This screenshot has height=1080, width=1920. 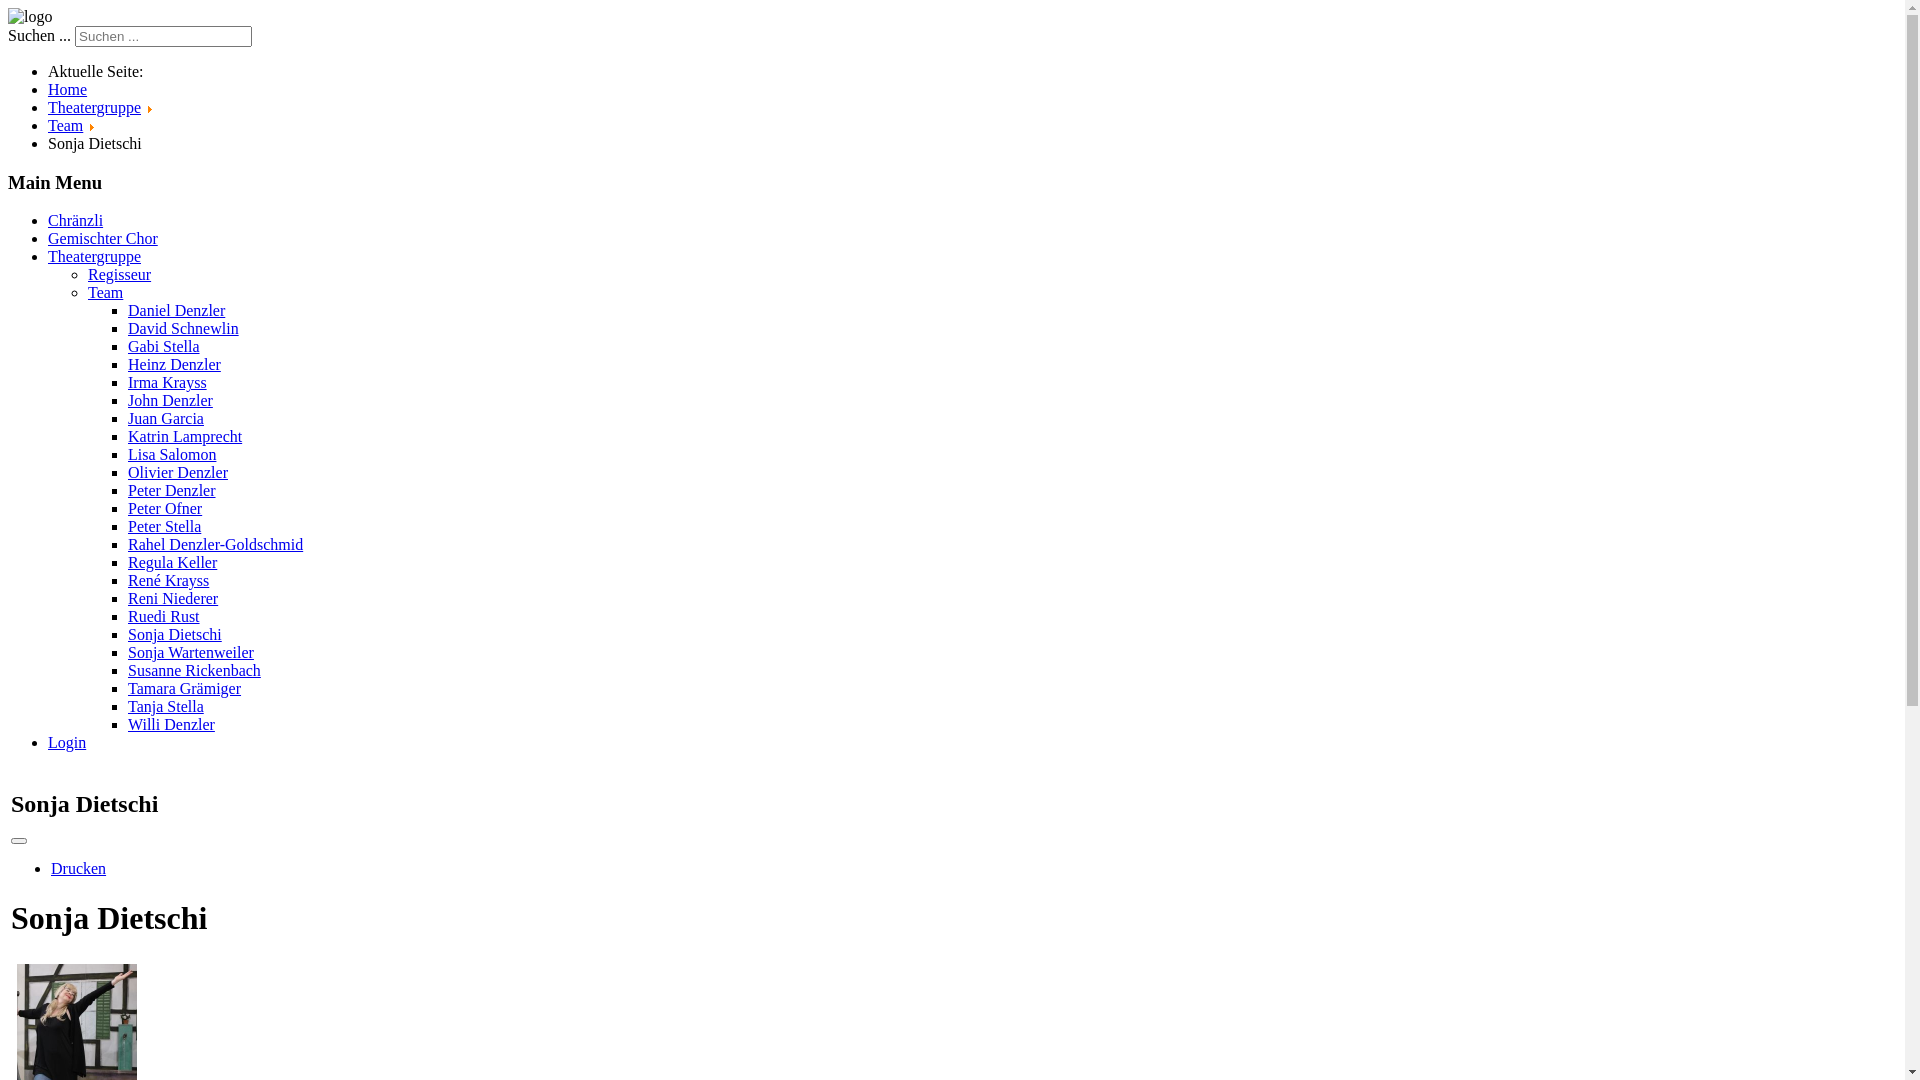 What do you see at coordinates (78, 867) in the screenshot?
I see `'Drucken'` at bounding box center [78, 867].